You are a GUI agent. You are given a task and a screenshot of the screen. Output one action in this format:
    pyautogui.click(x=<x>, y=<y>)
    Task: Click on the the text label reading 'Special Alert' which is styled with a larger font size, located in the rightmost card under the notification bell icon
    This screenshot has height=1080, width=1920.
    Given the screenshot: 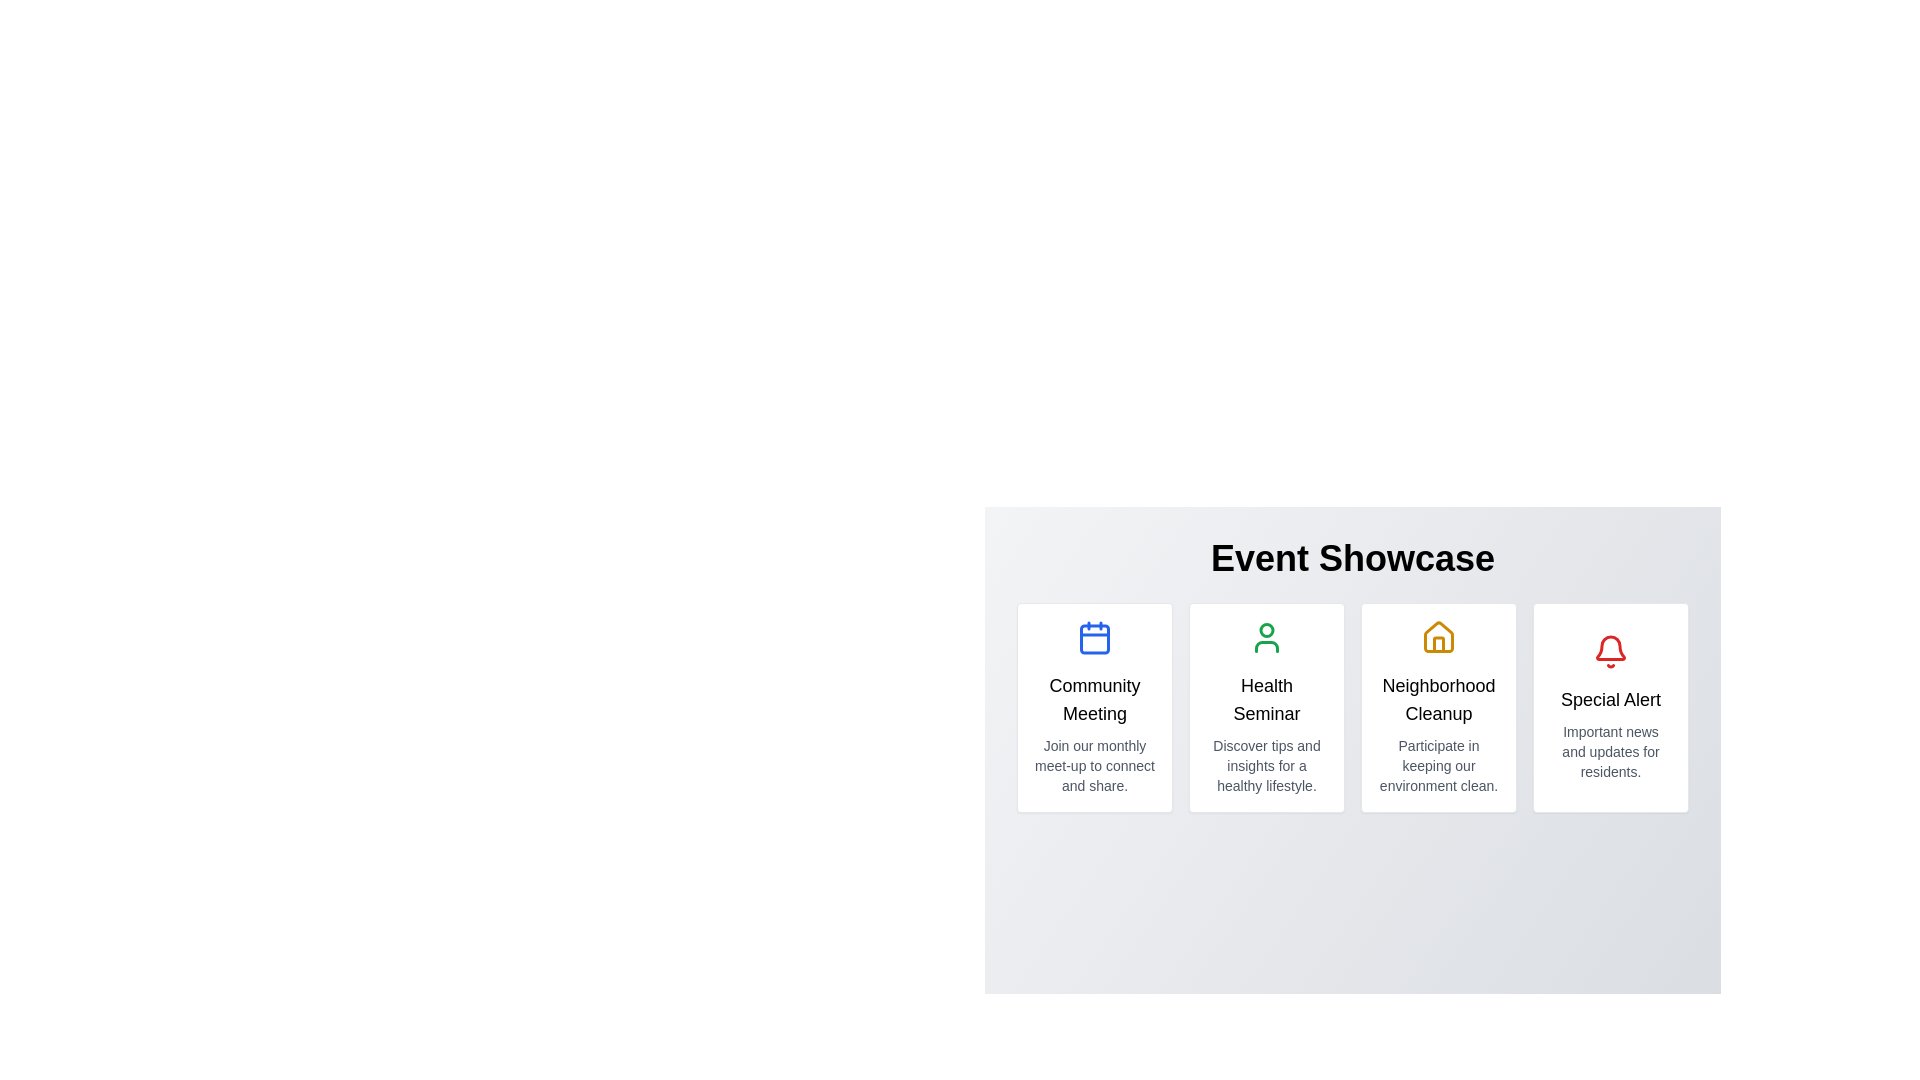 What is the action you would take?
    pyautogui.click(x=1611, y=698)
    